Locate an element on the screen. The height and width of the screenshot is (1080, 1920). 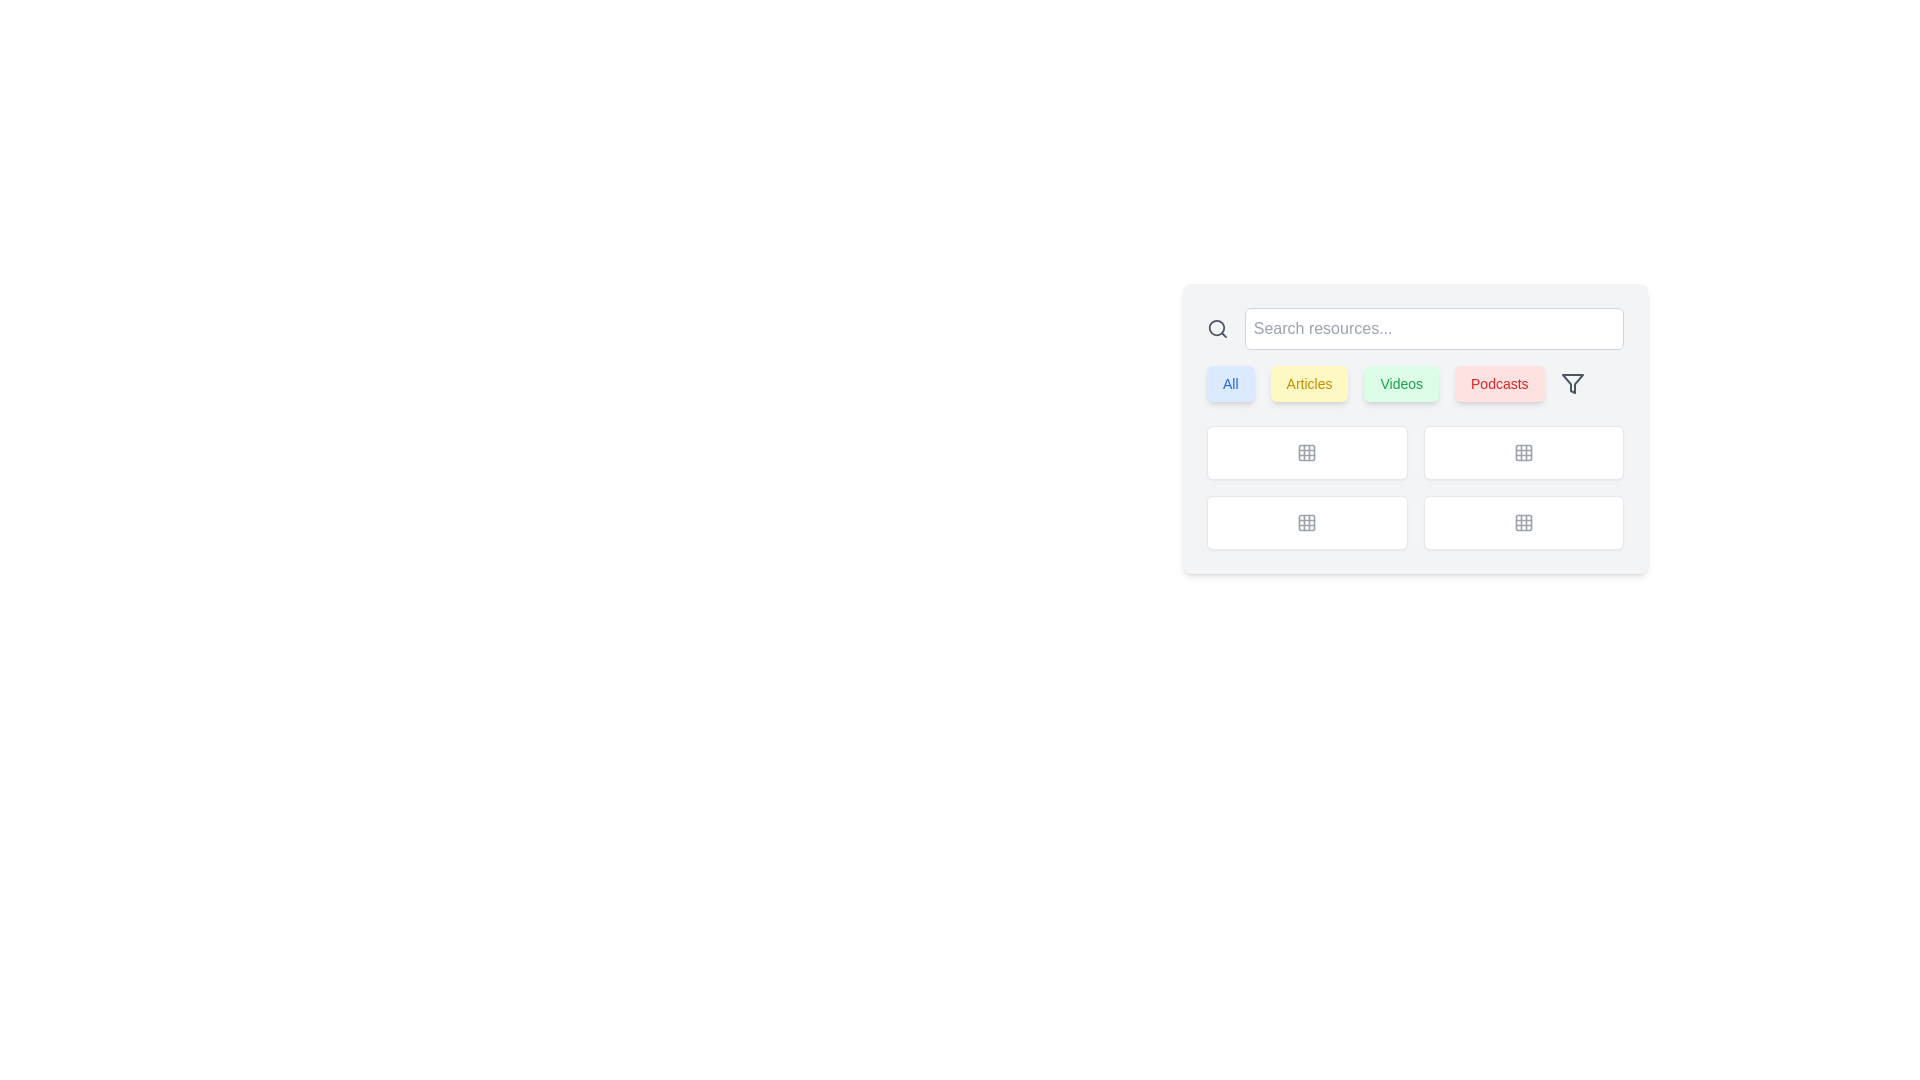
the SVG-based grid icon represented by a 3x3 grid of square cells, which is located in the bottom row's middle card of a 2x3 grid layout is located at coordinates (1307, 522).